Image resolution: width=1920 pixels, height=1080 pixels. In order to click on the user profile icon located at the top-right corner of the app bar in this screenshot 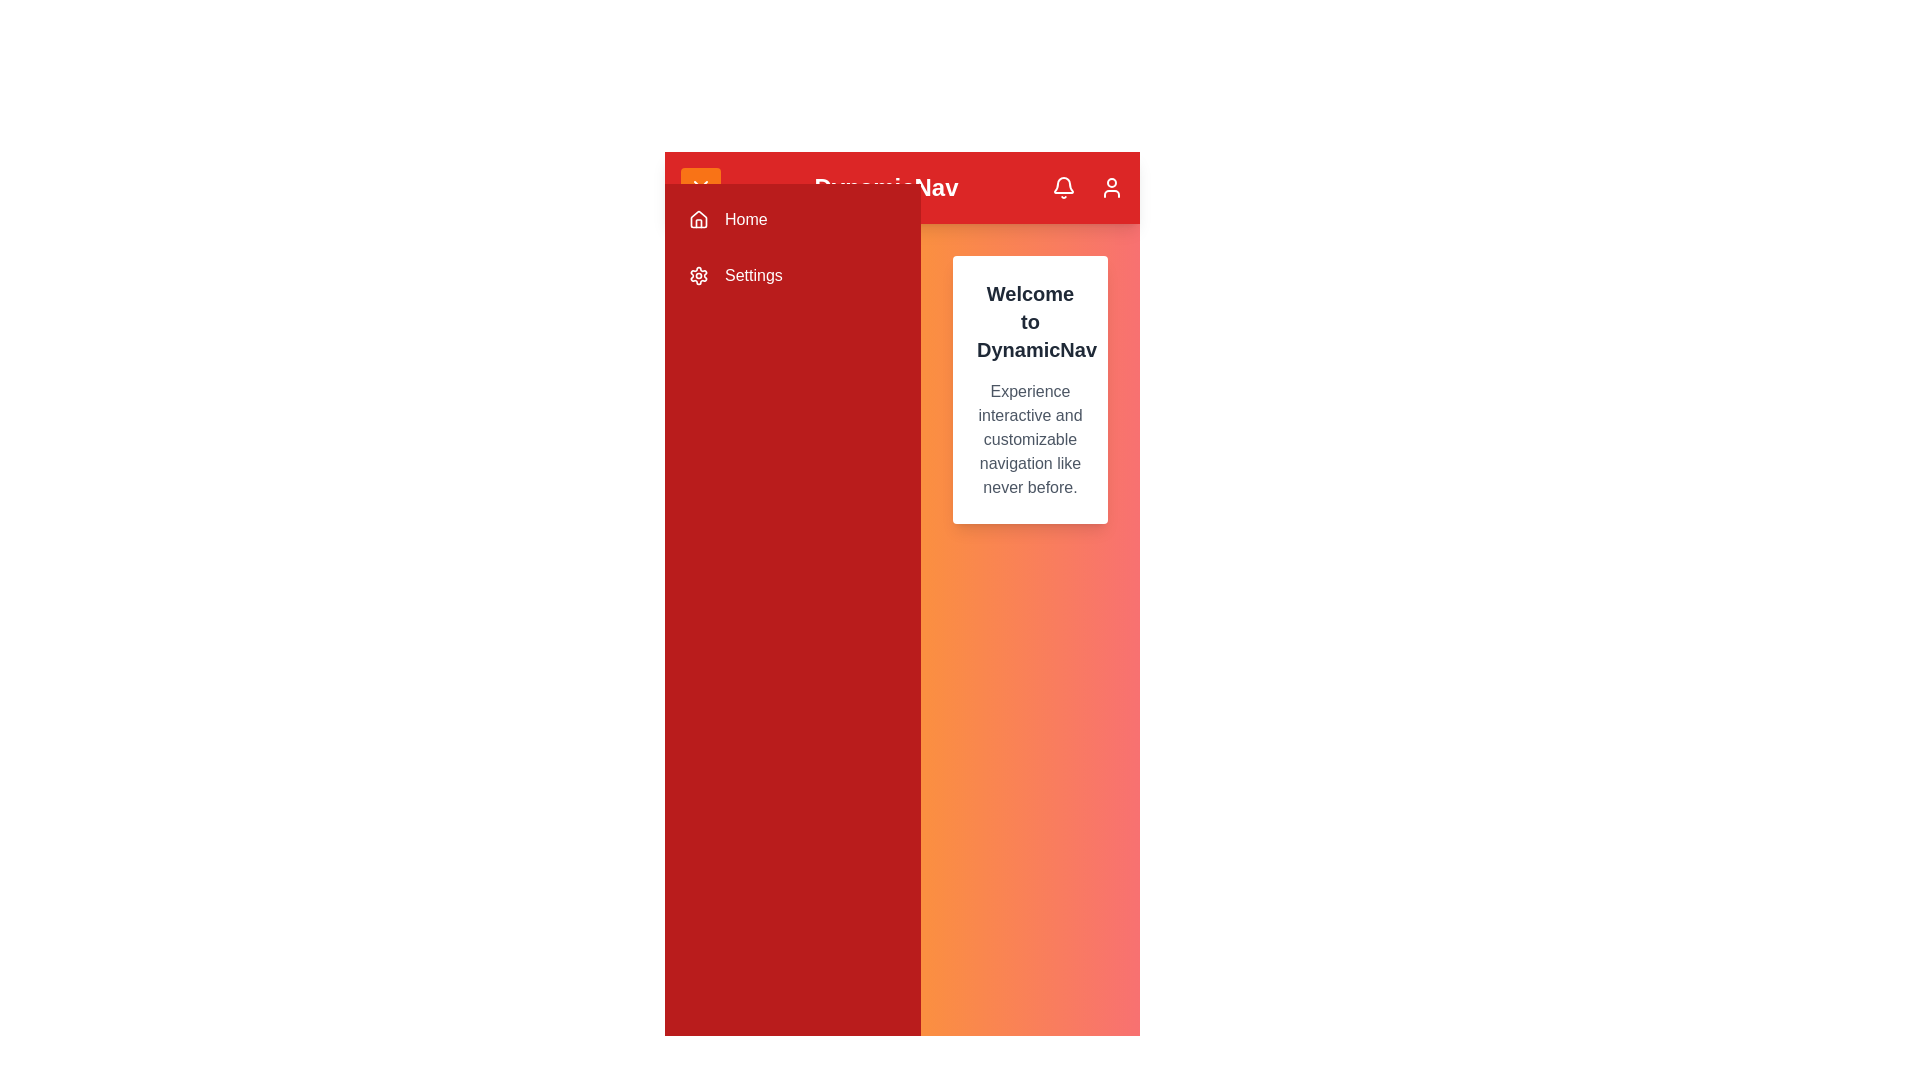, I will do `click(1111, 188)`.